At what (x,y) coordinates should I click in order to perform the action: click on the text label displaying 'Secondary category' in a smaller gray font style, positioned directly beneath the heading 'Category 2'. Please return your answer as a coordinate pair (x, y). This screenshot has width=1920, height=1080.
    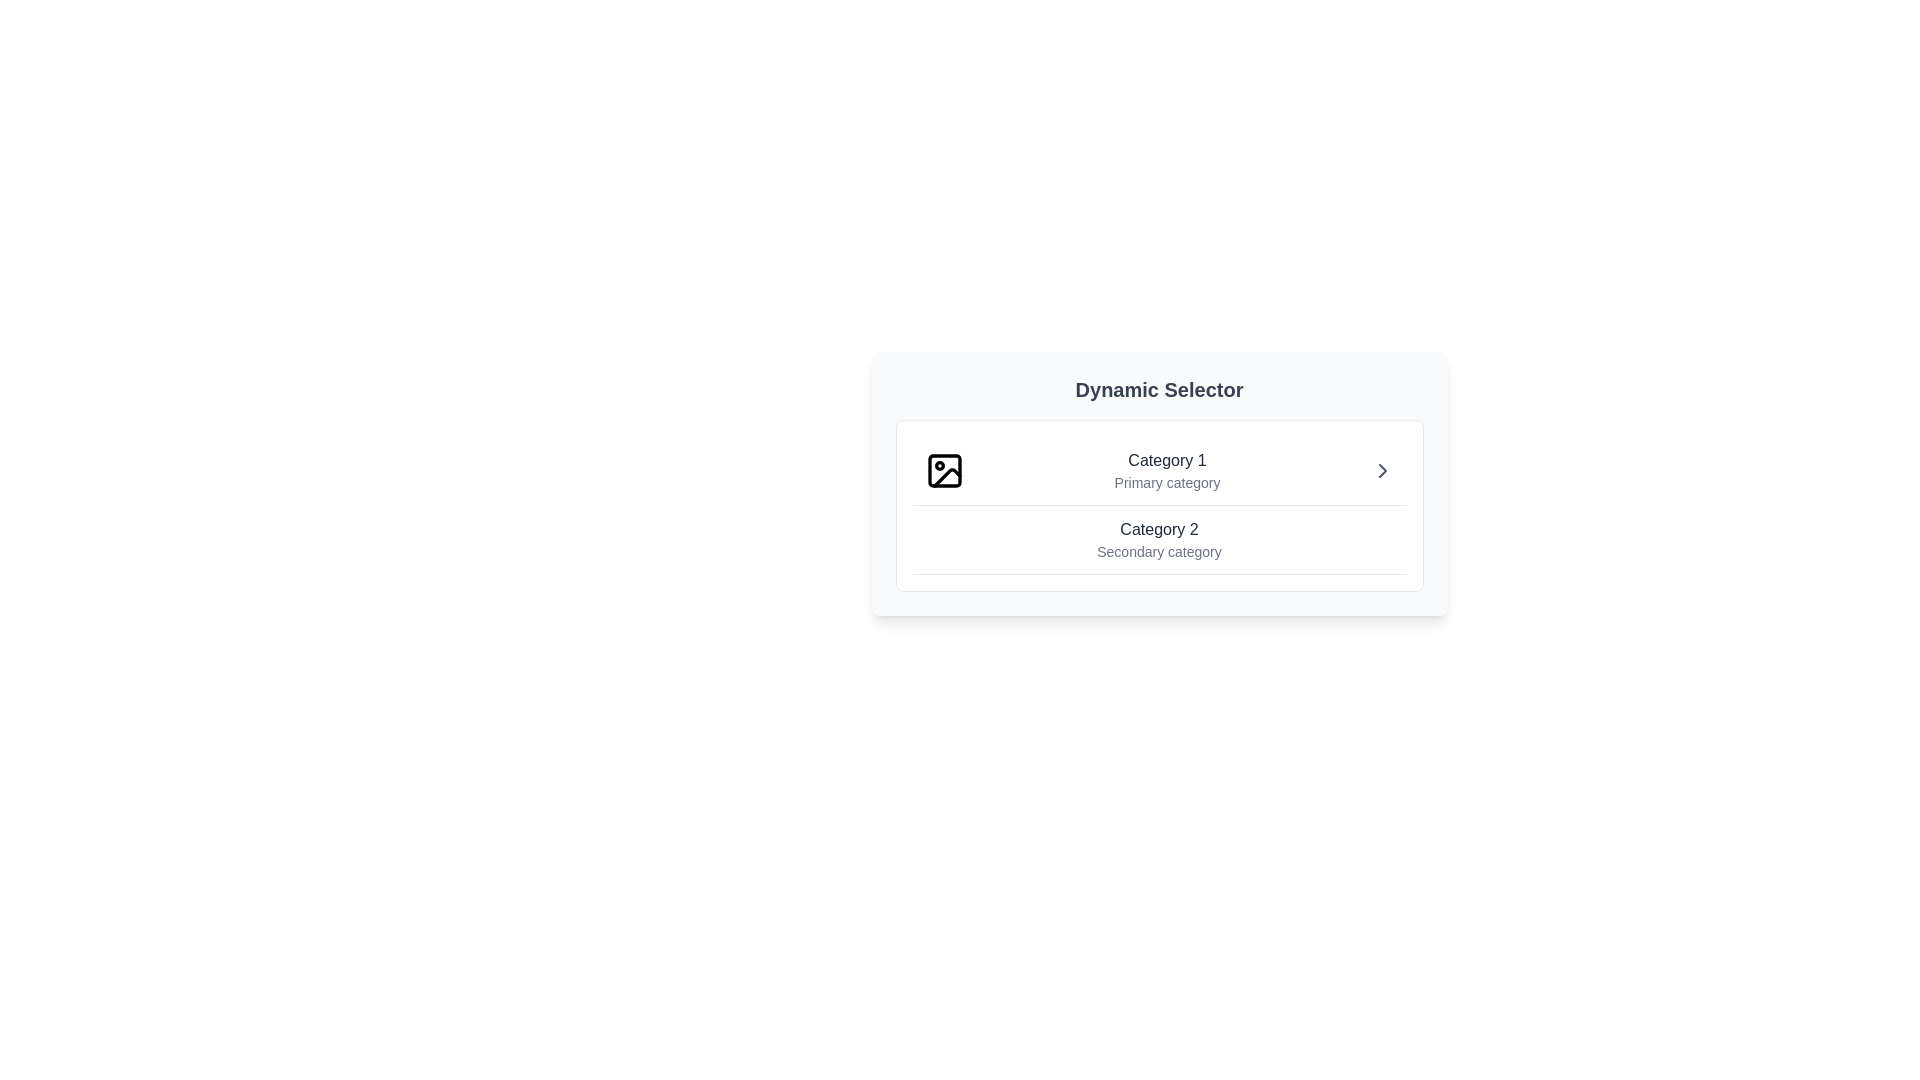
    Looking at the image, I should click on (1159, 551).